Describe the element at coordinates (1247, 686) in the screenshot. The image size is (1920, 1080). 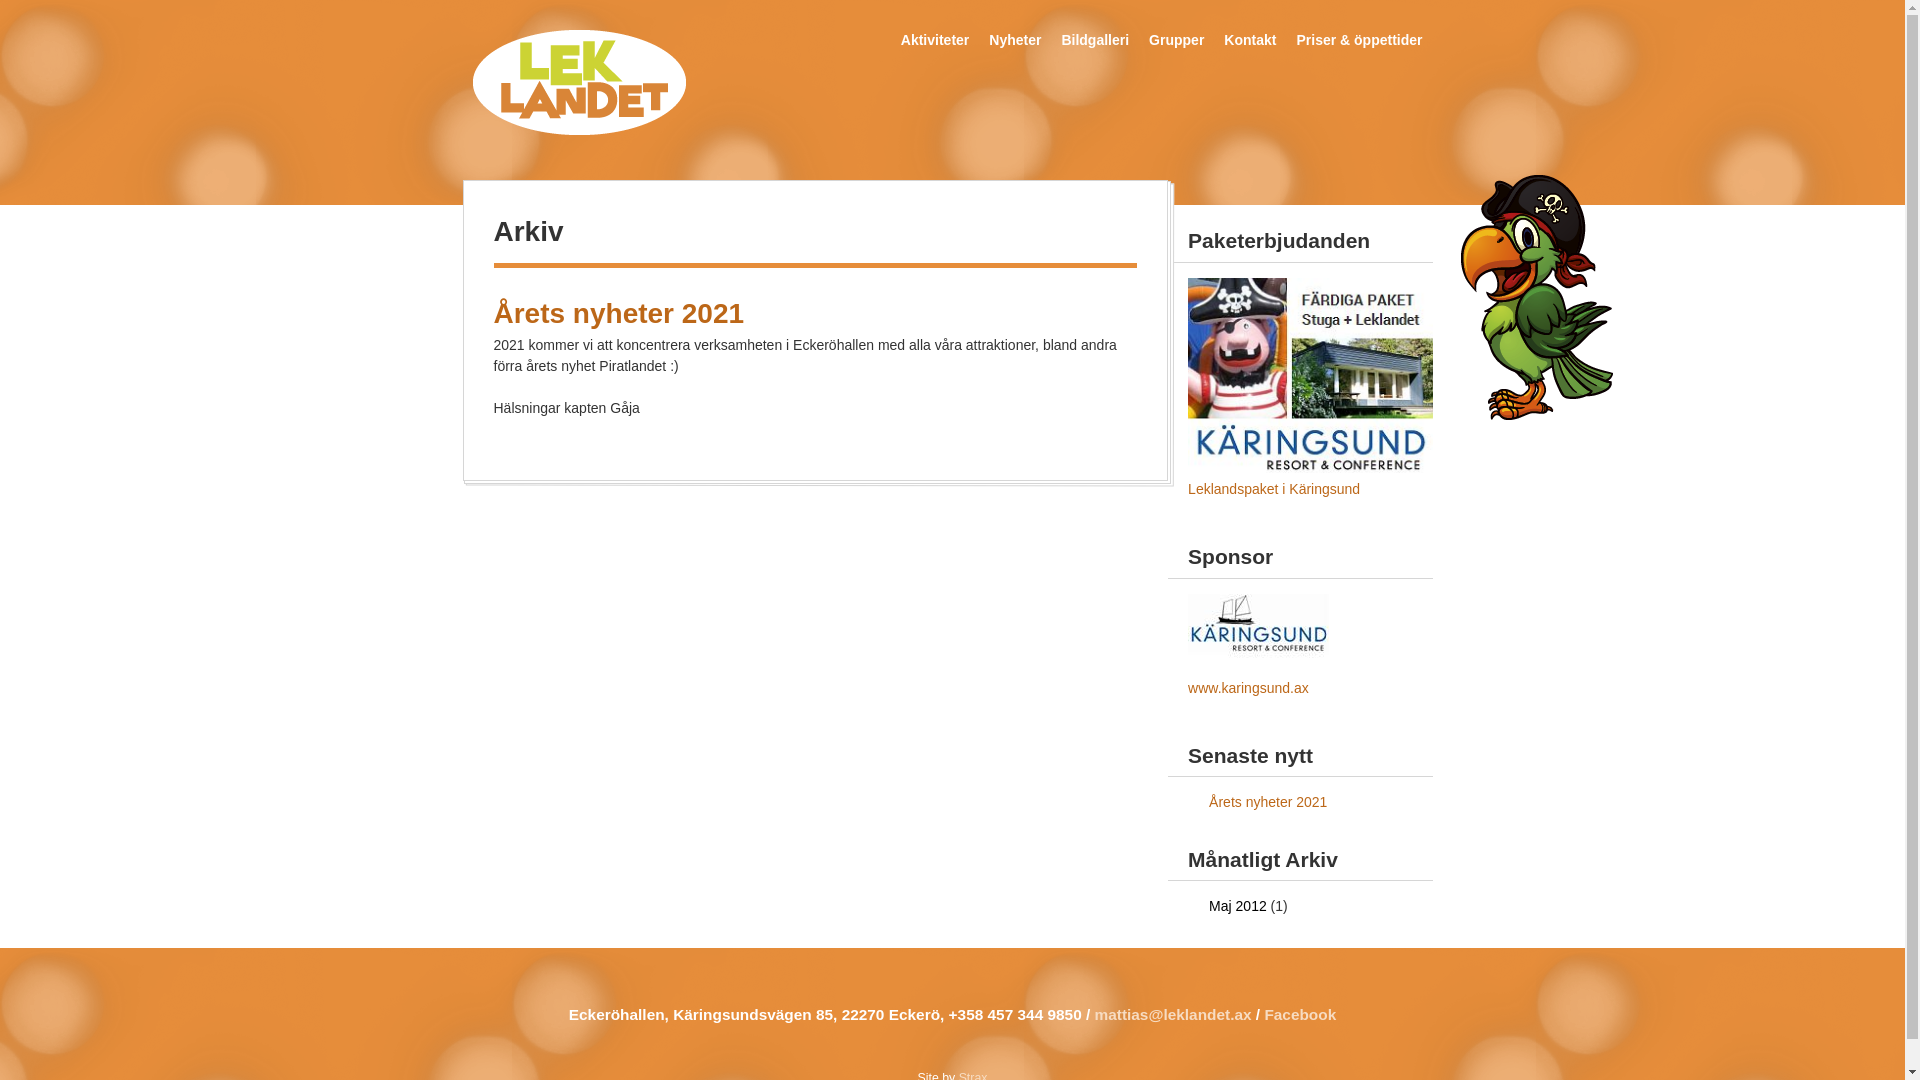
I see `'www.karingsund.ax'` at that location.